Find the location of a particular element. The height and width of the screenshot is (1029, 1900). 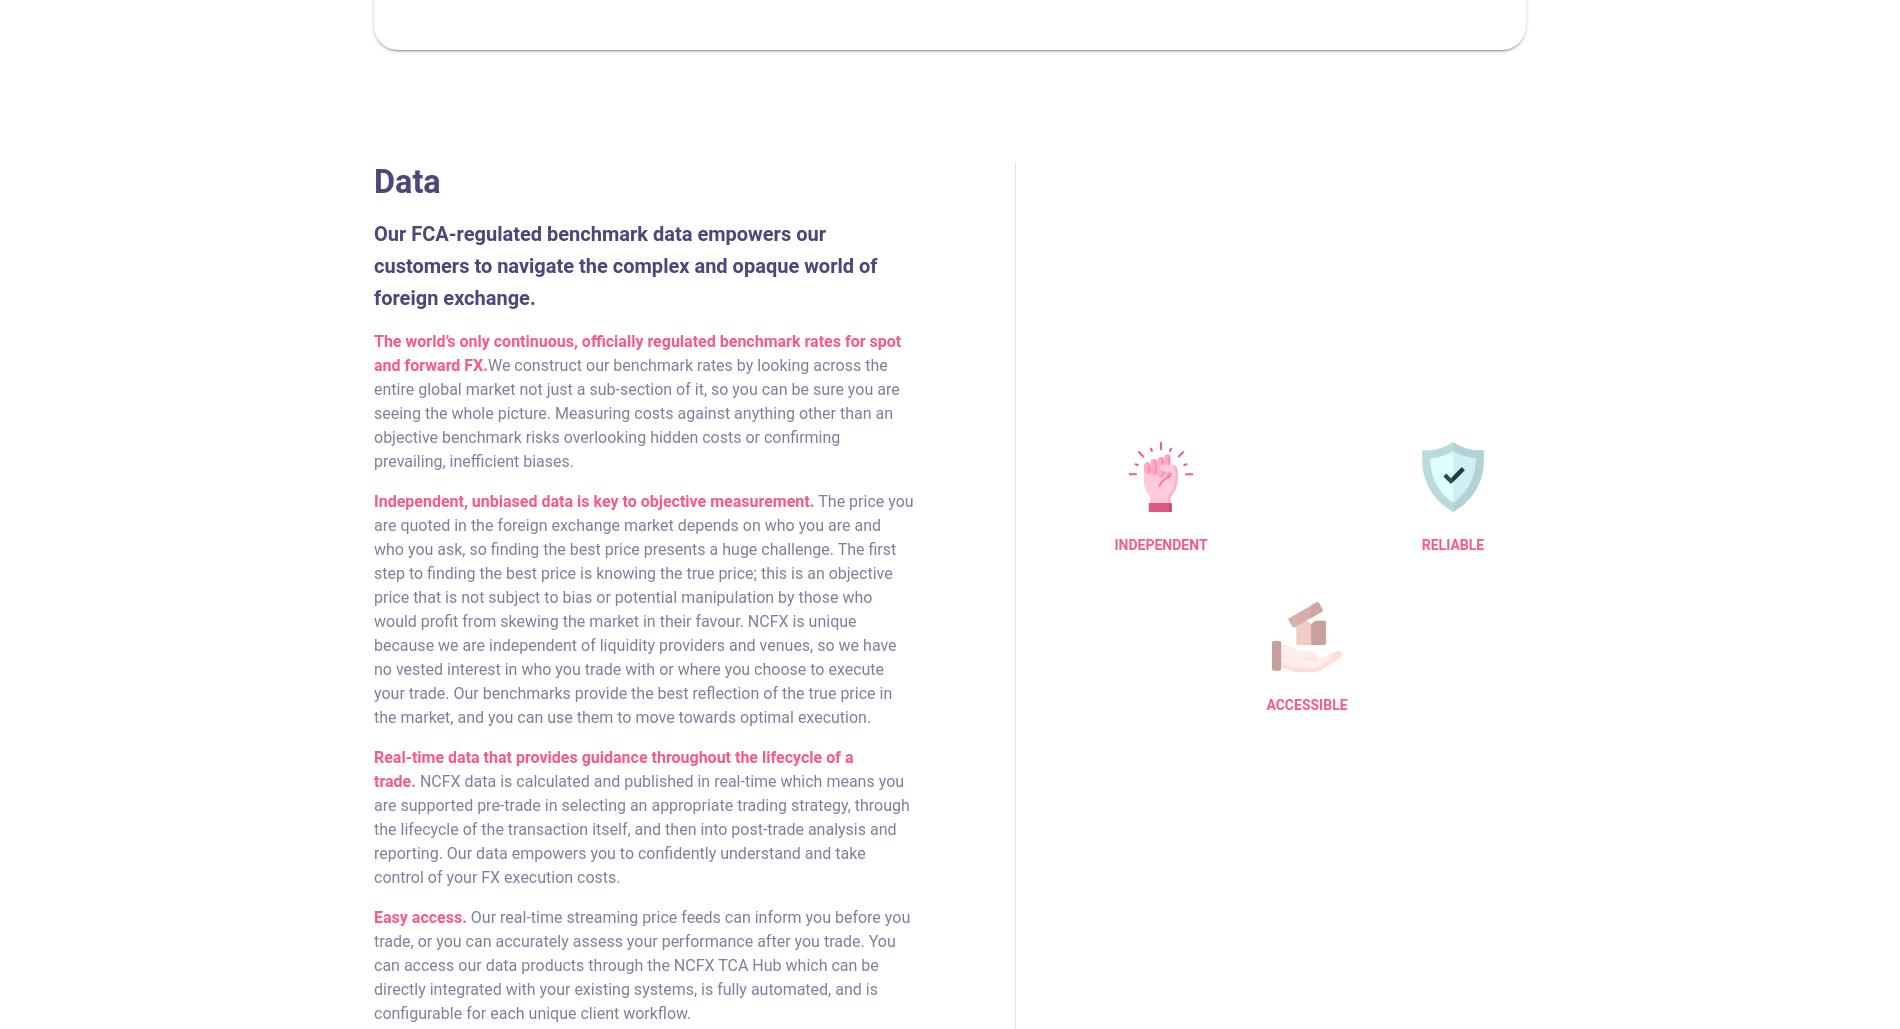

'Data' is located at coordinates (405, 181).